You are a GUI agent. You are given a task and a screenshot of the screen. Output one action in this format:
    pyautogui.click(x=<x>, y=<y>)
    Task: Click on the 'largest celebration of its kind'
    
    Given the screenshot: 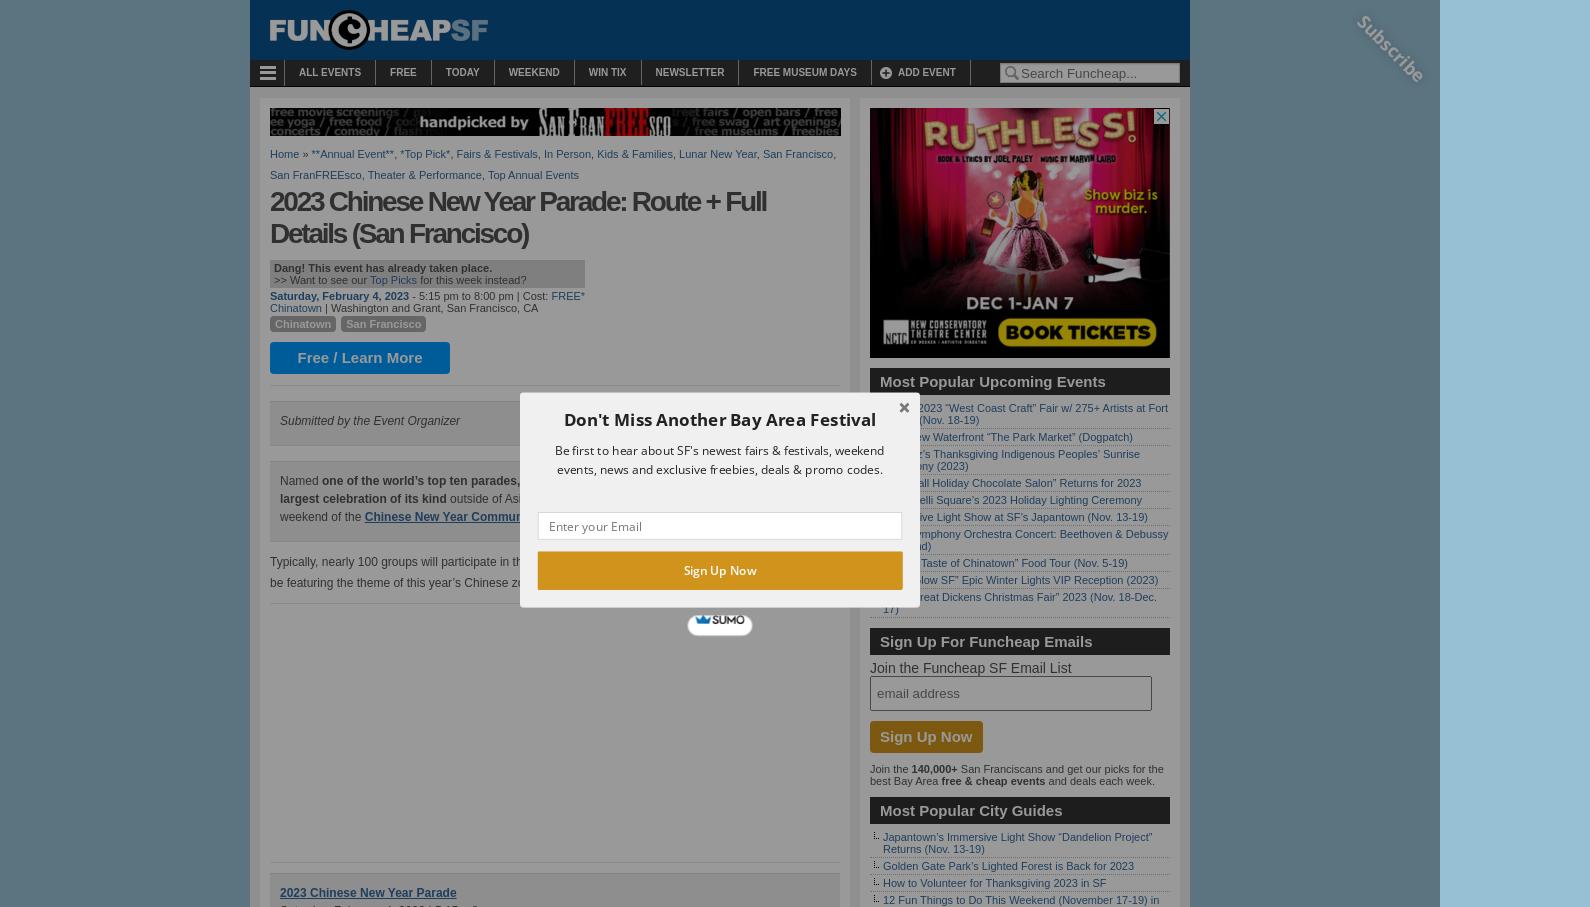 What is the action you would take?
    pyautogui.click(x=362, y=498)
    